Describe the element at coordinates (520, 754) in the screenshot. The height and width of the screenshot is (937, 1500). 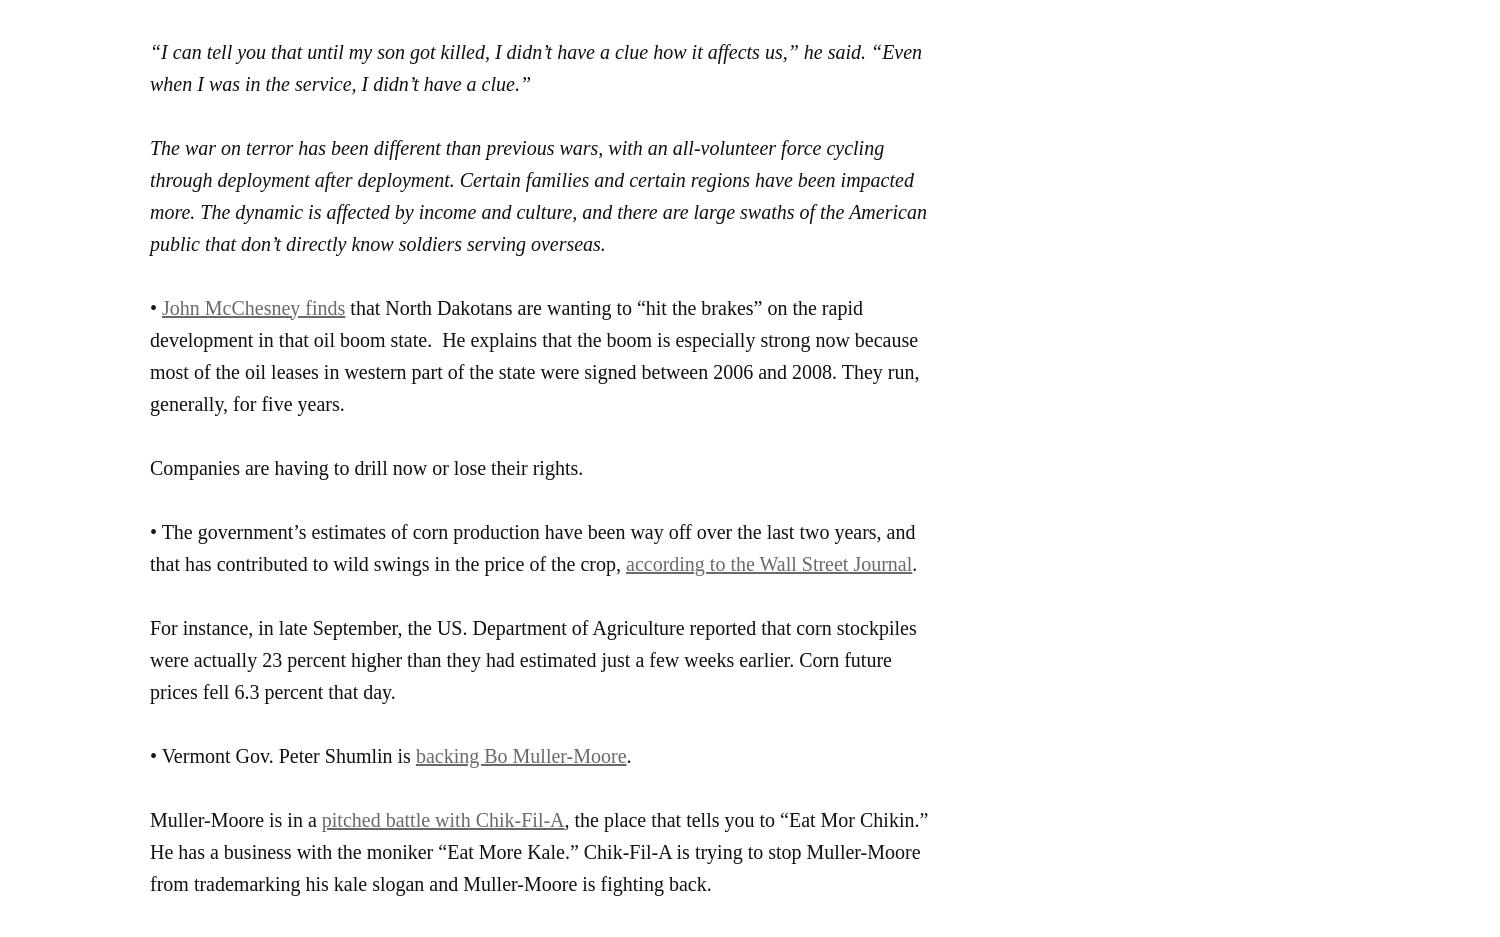
I see `'backing Bo Muller-Moore'` at that location.